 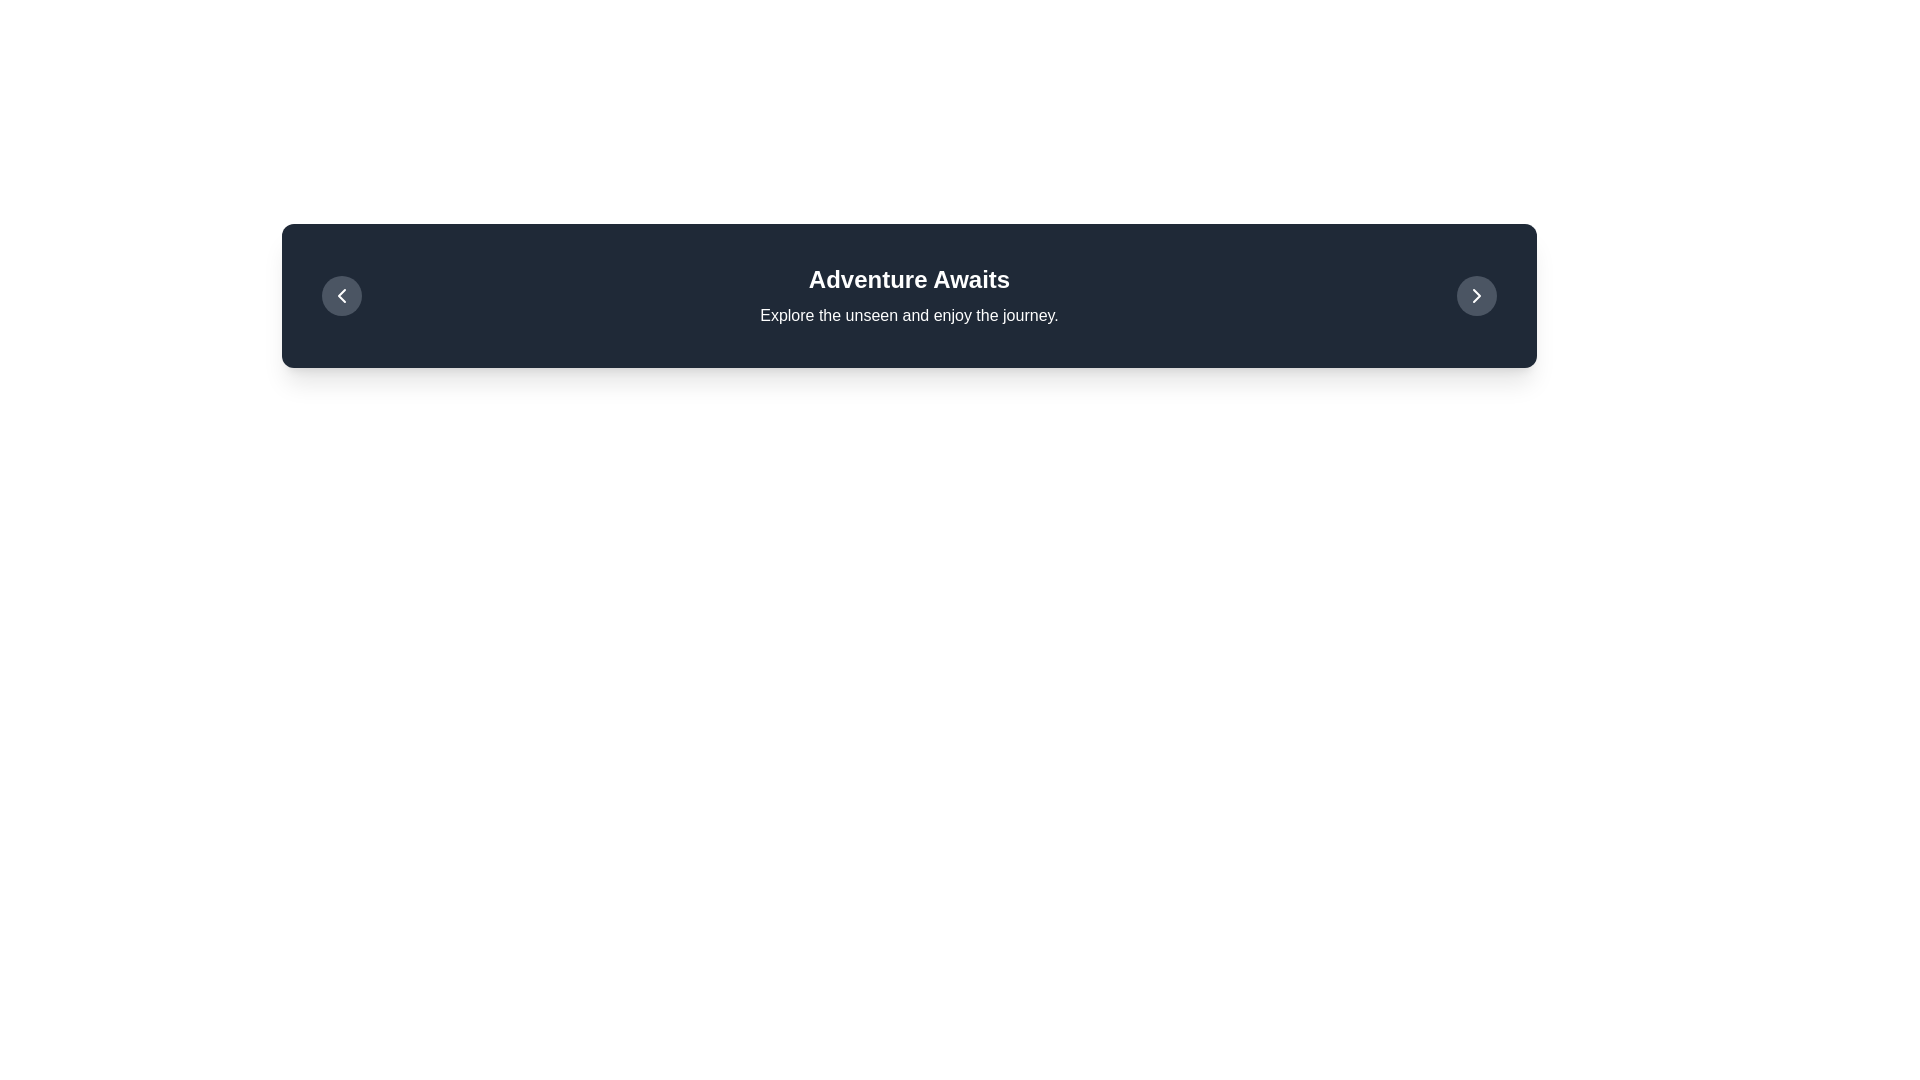 What do you see at coordinates (341, 296) in the screenshot?
I see `the 'Back' navigation icon located in the leftmost area of the horizontal navigation bar` at bounding box center [341, 296].